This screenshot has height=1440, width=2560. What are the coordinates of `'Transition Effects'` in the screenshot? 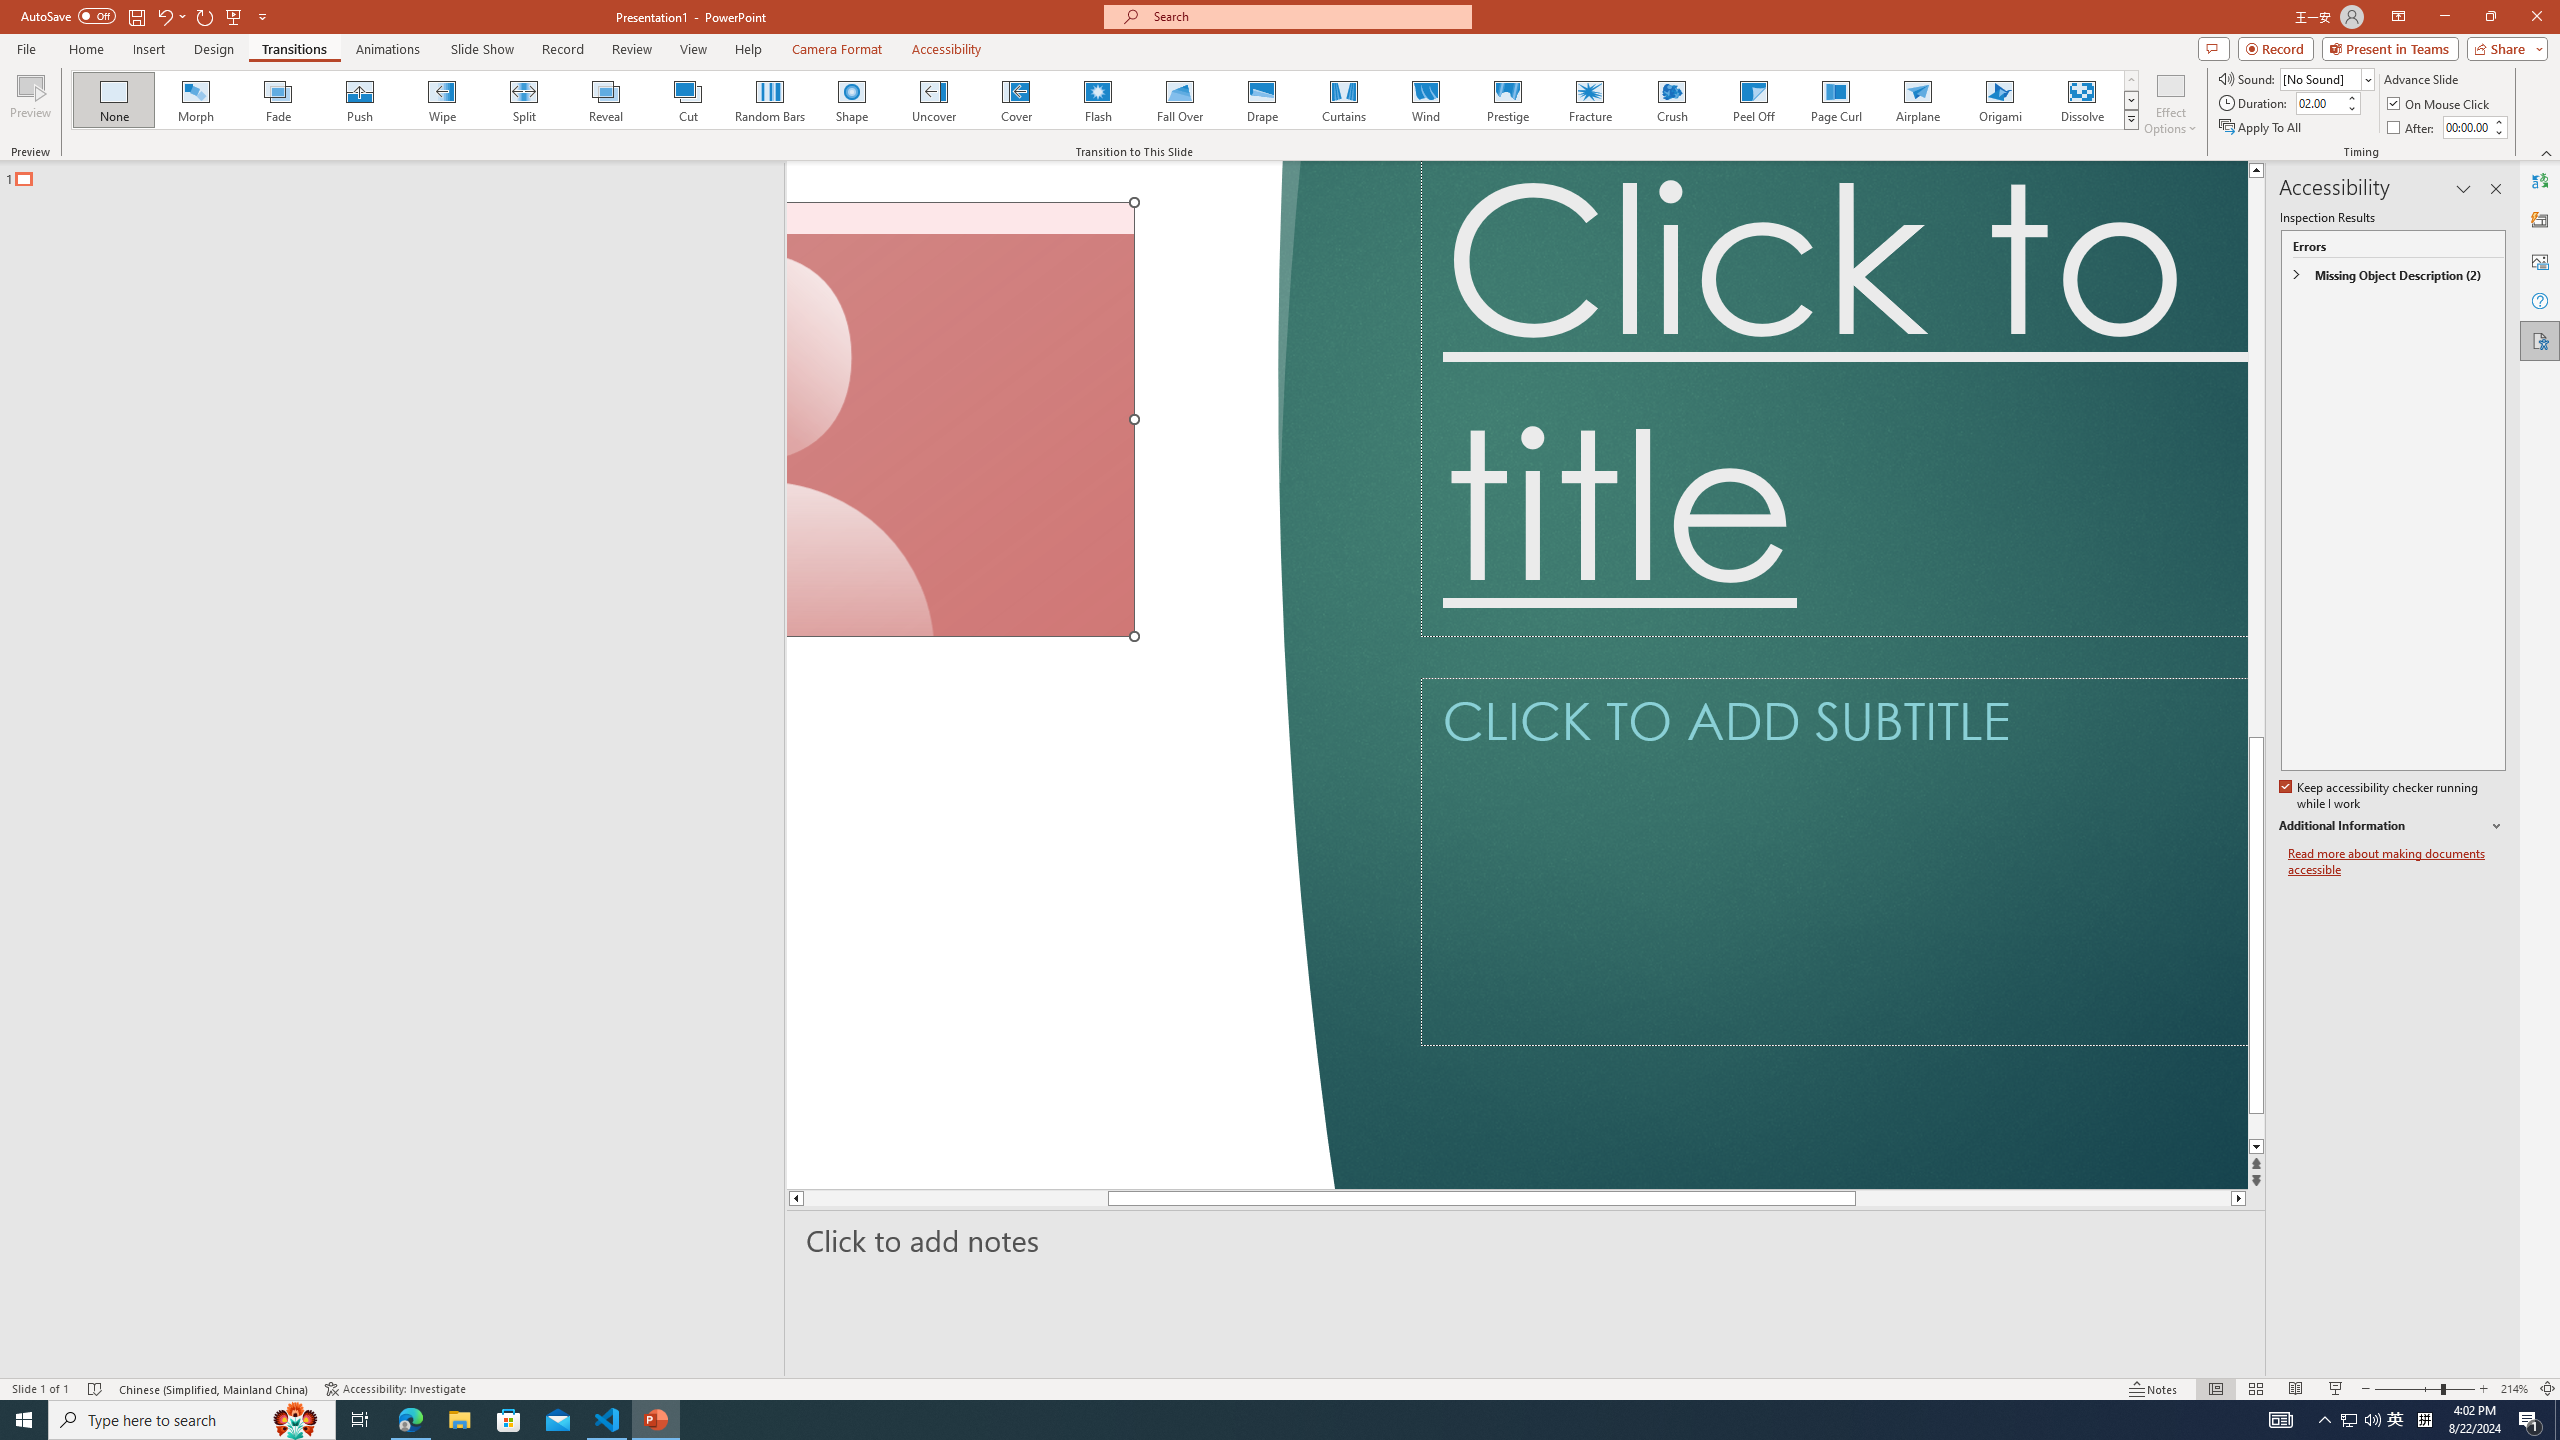 It's located at (2131, 118).